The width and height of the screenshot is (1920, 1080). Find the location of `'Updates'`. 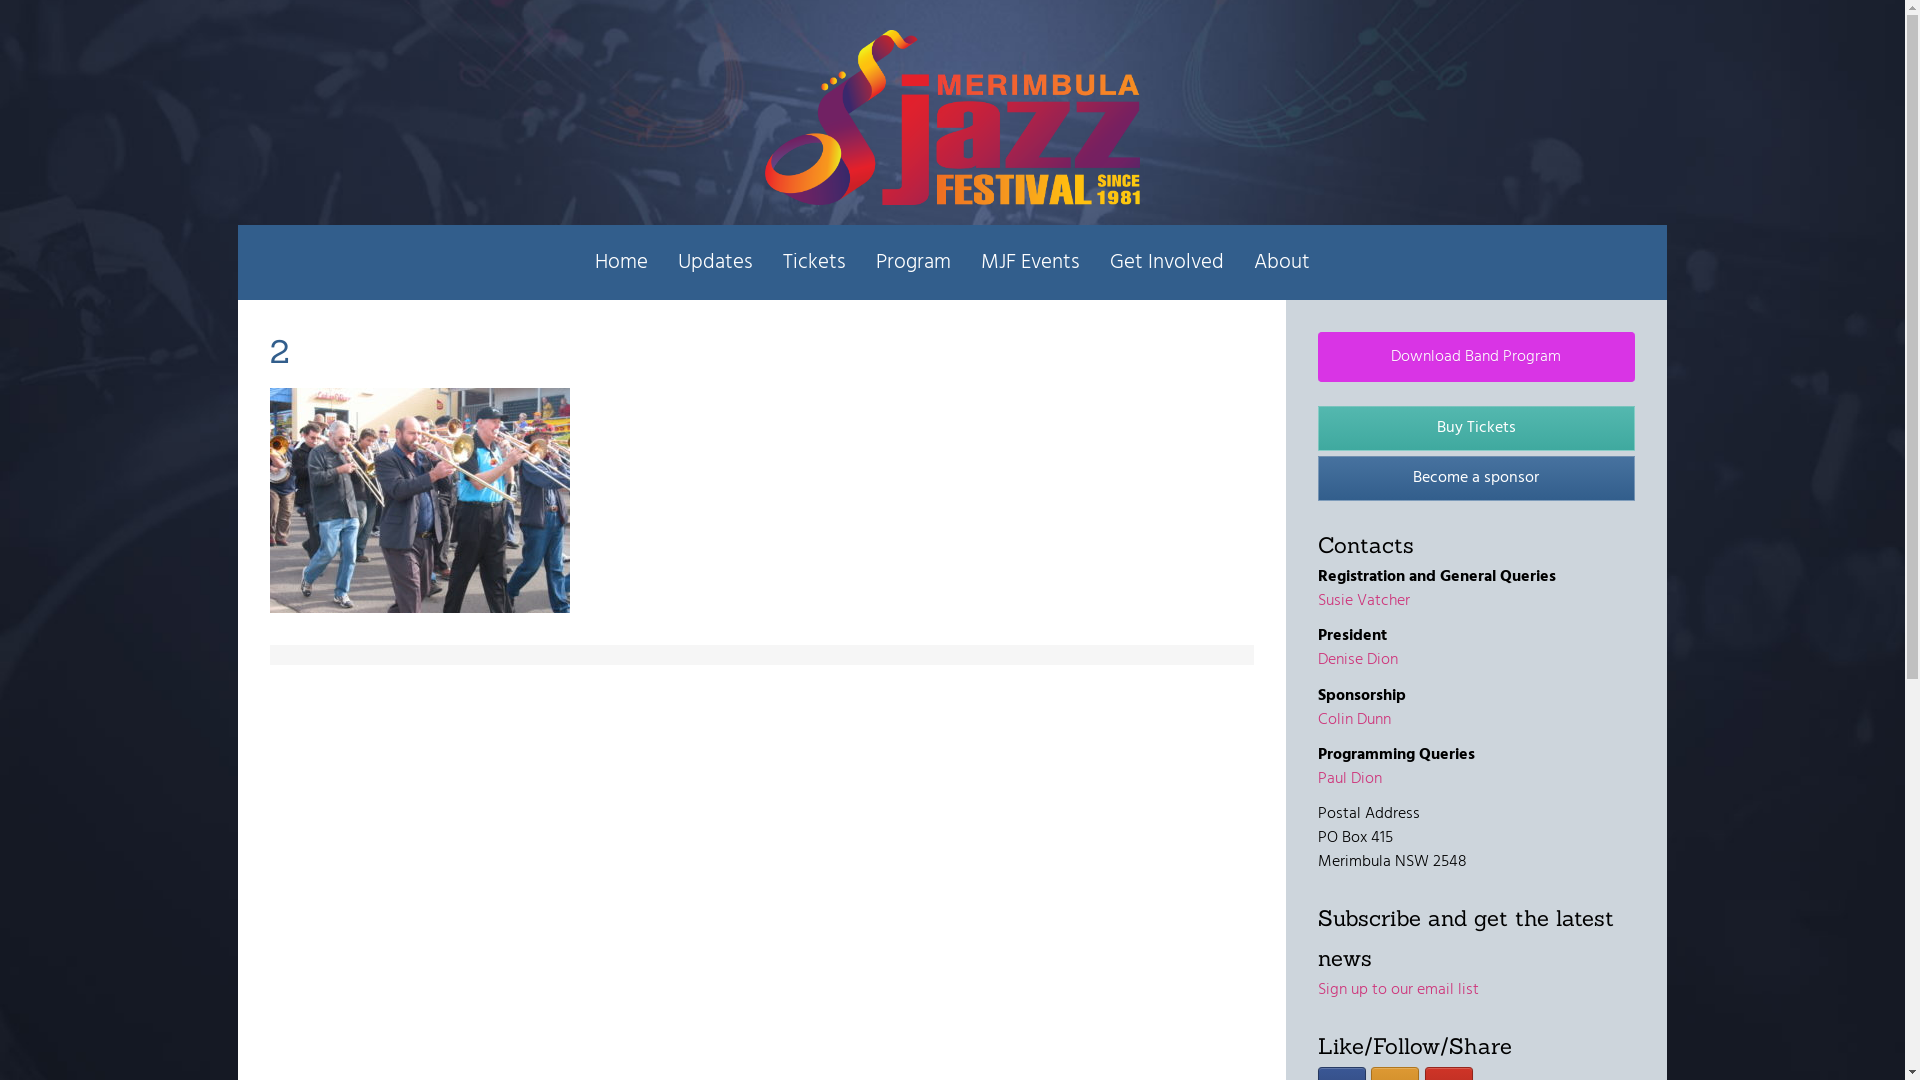

'Updates' is located at coordinates (662, 261).